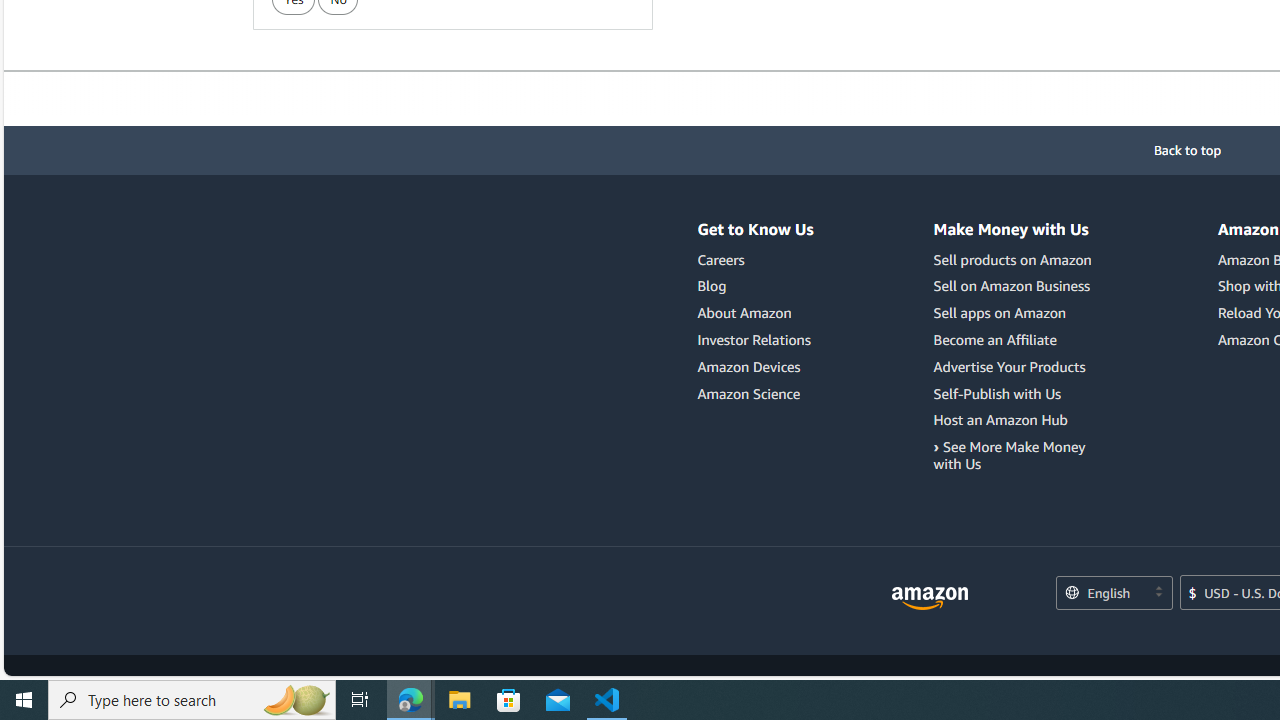  Describe the element at coordinates (1015, 456) in the screenshot. I see `'See More Make Money with Us'` at that location.